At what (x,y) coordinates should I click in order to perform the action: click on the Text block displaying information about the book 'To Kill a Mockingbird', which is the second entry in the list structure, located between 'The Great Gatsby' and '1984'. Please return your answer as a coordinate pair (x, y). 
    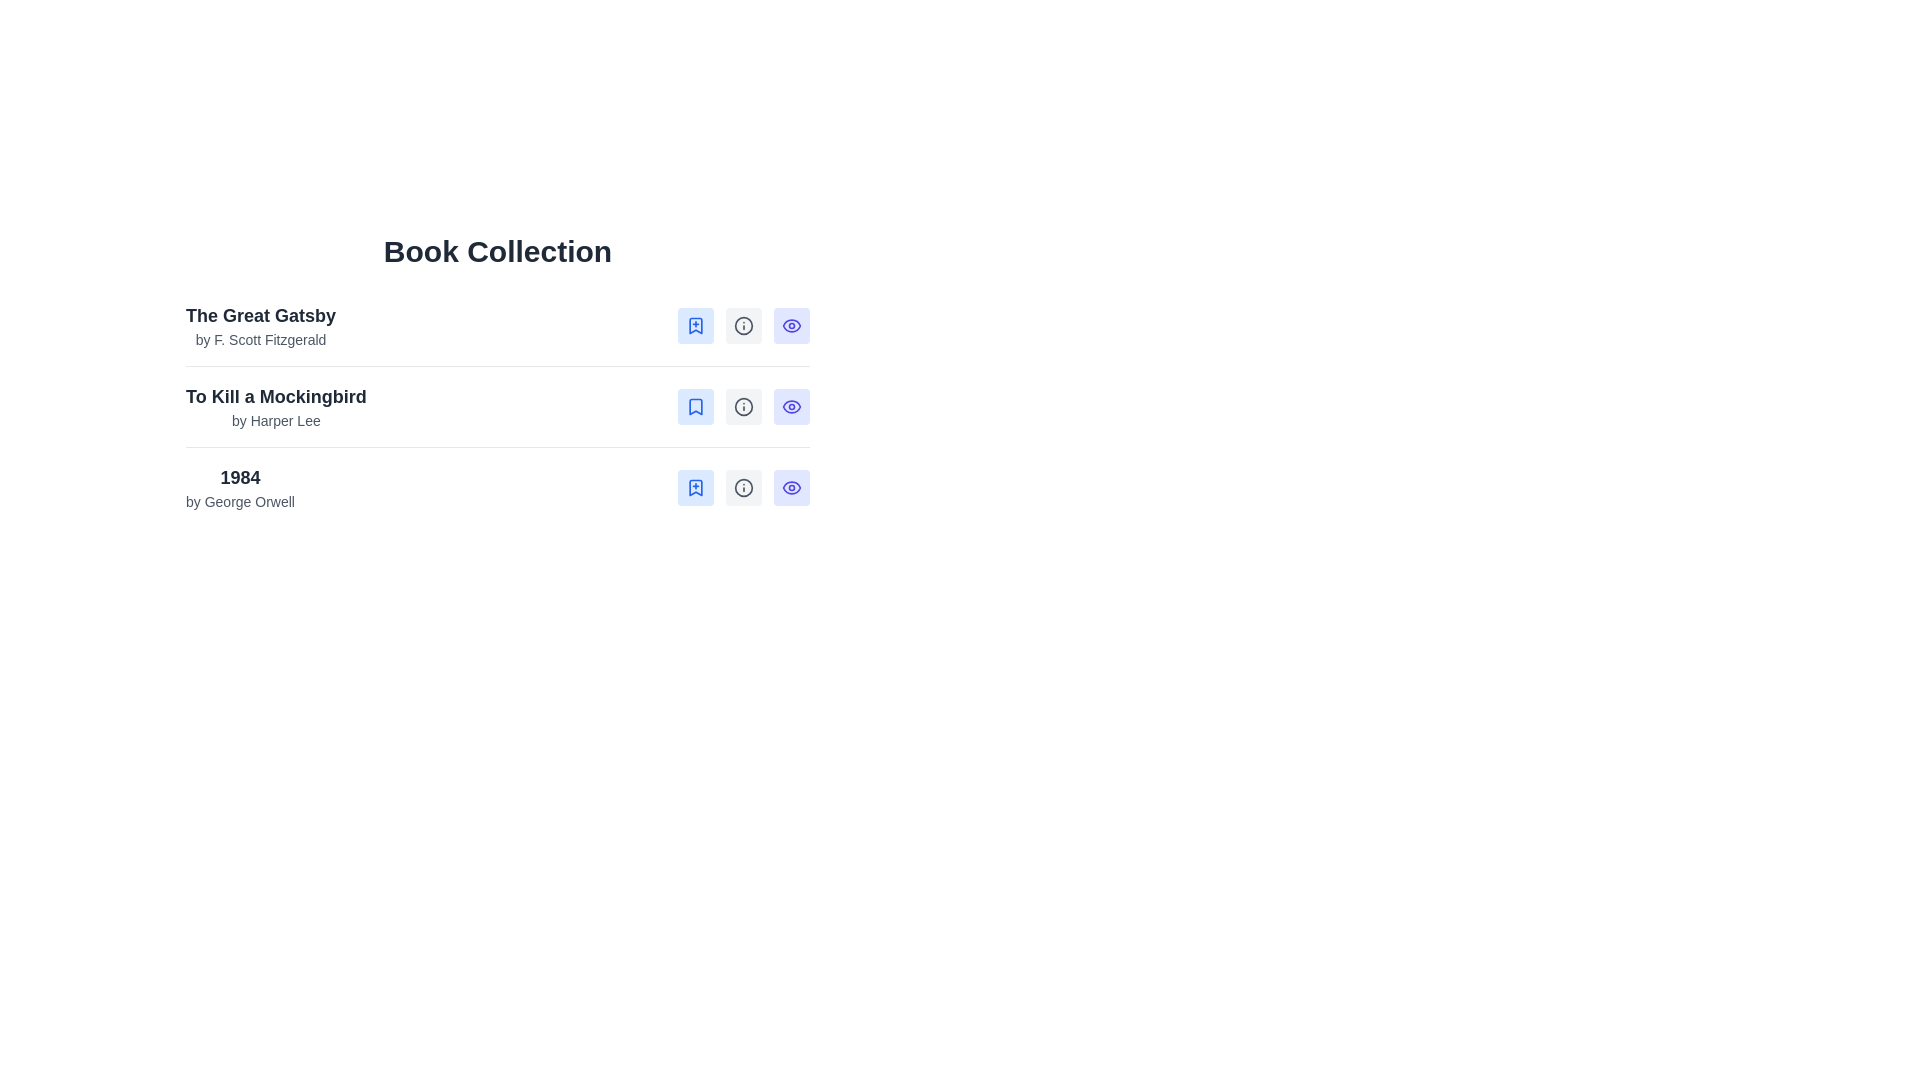
    Looking at the image, I should click on (275, 406).